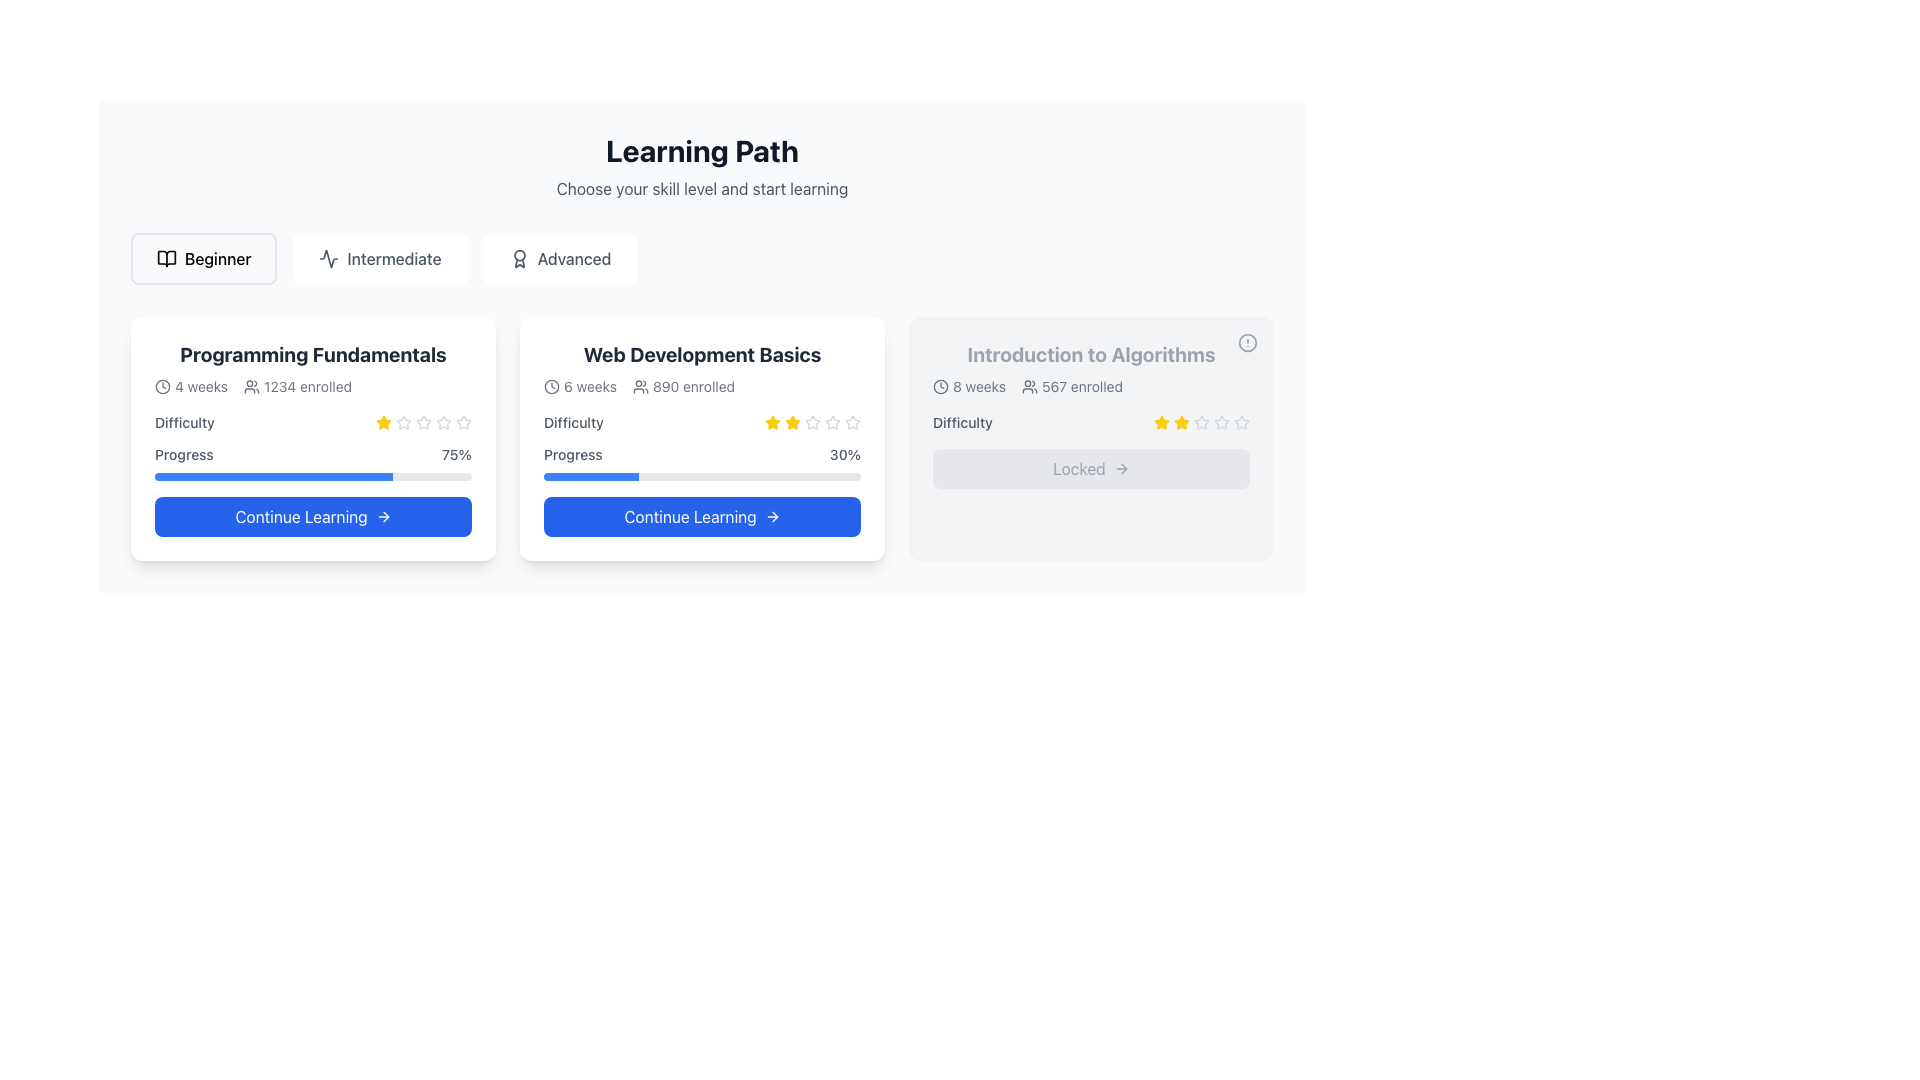 The width and height of the screenshot is (1920, 1080). I want to click on the second star icon in the rating system of the 'Difficulty' section on the 'Programming Fundamentals' course card, so click(443, 421).